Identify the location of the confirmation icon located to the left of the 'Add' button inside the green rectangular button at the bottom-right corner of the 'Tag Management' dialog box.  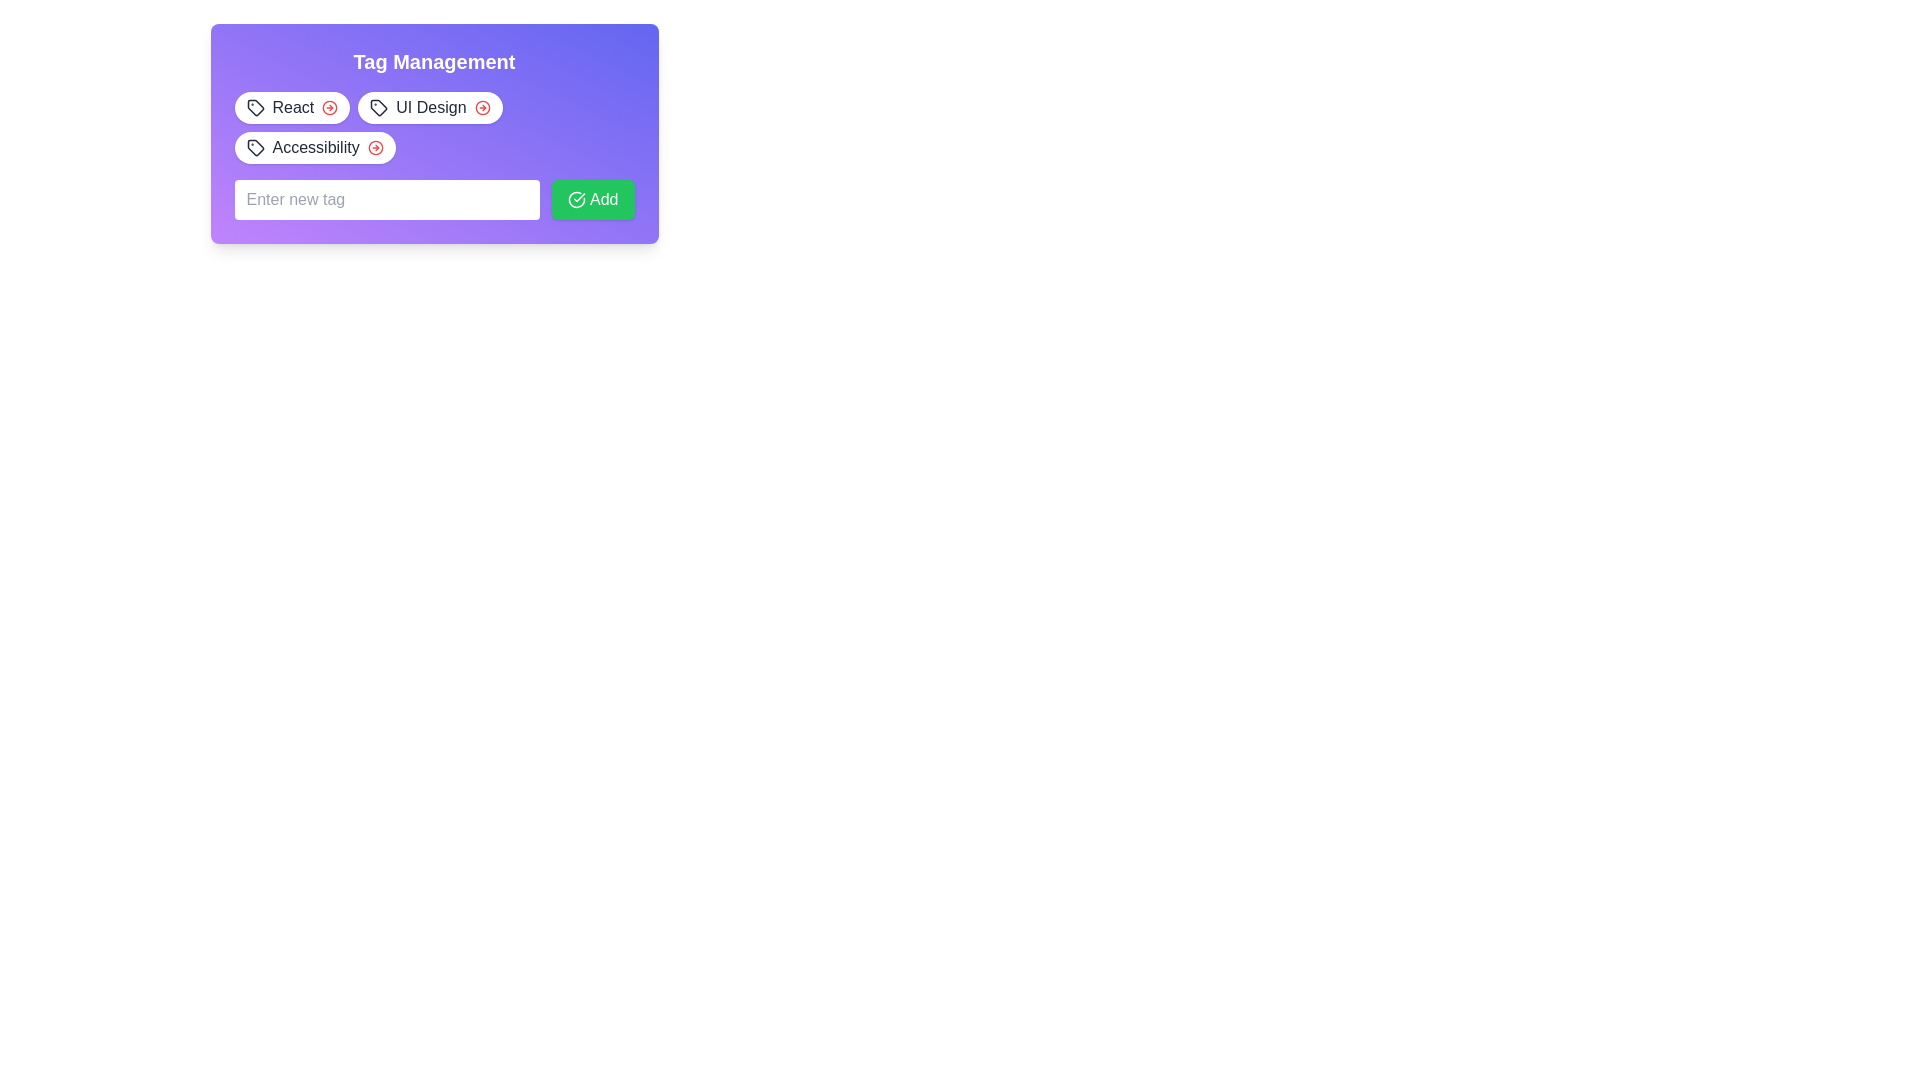
(575, 200).